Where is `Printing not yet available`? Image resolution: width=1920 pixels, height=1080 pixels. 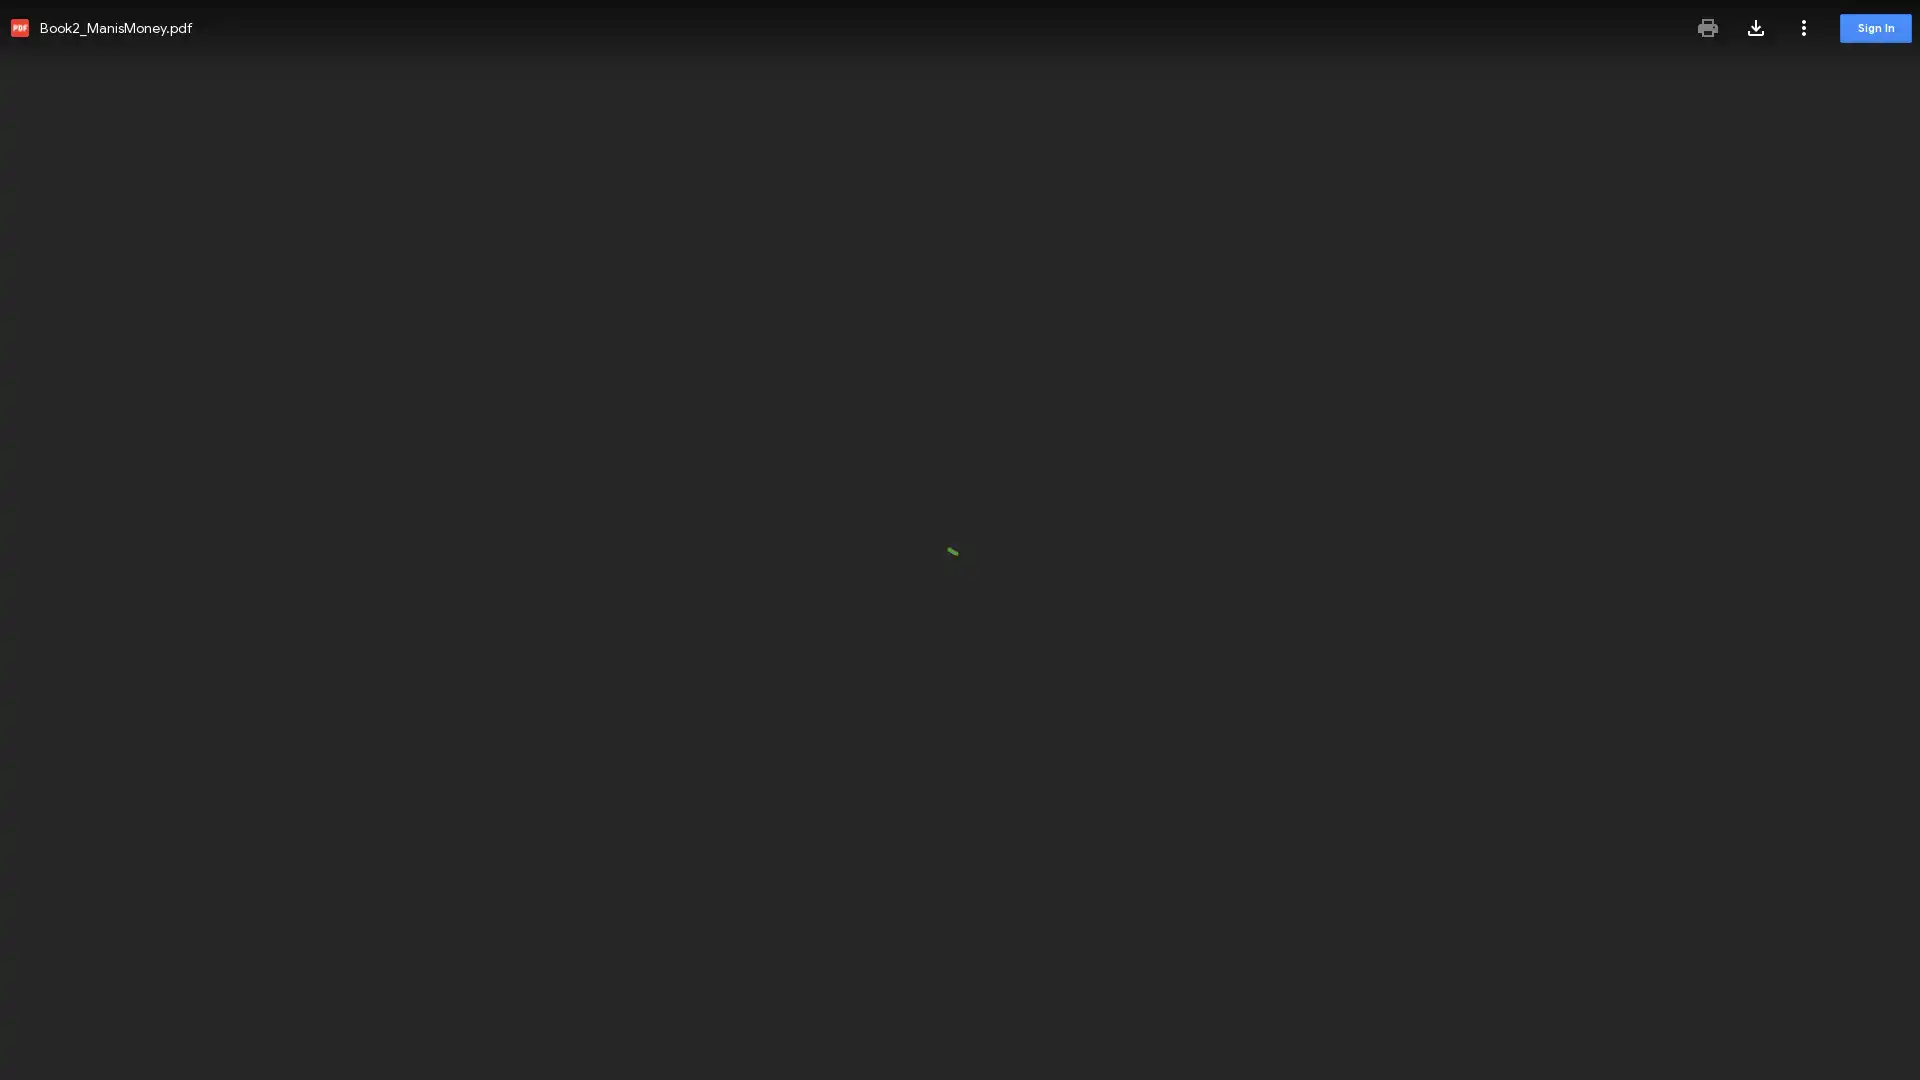 Printing not yet available is located at coordinates (1707, 27).